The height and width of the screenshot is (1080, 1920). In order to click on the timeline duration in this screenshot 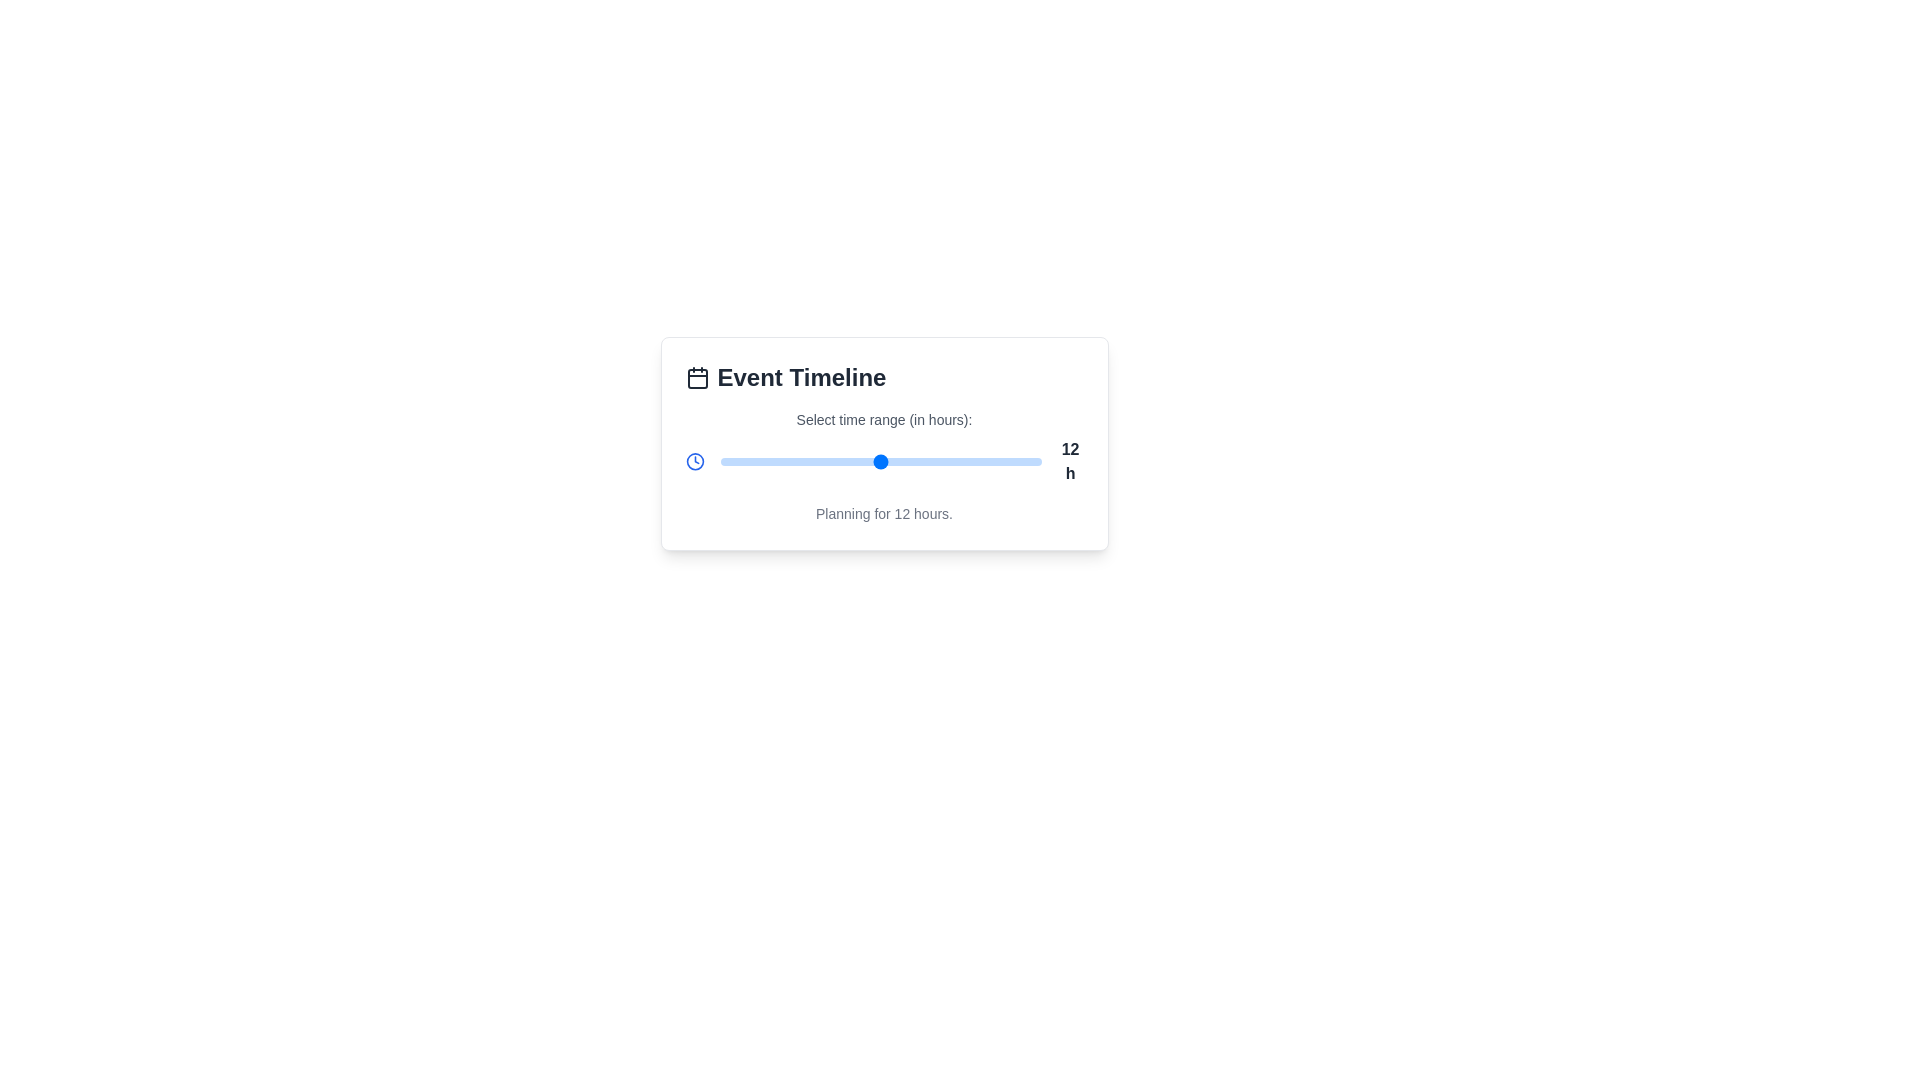, I will do `click(947, 462)`.